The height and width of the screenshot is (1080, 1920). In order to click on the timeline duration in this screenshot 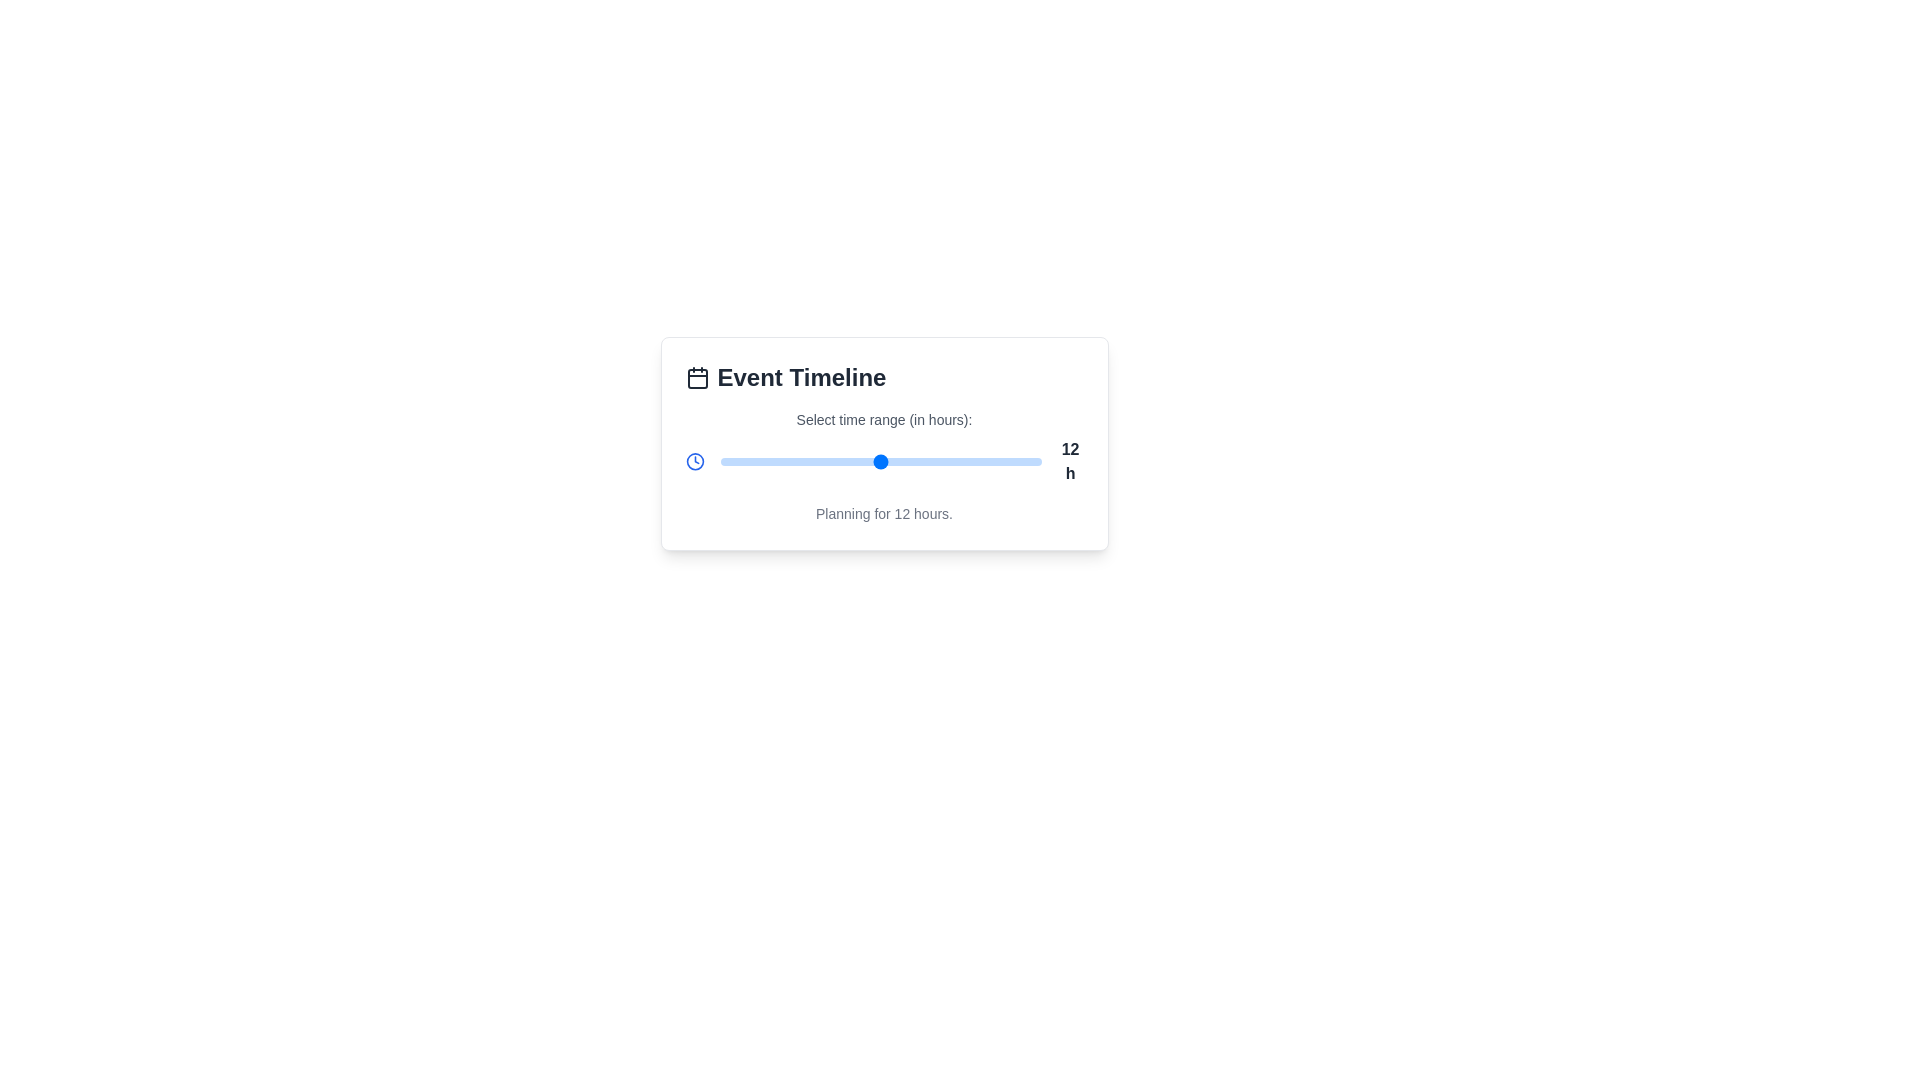, I will do `click(947, 462)`.